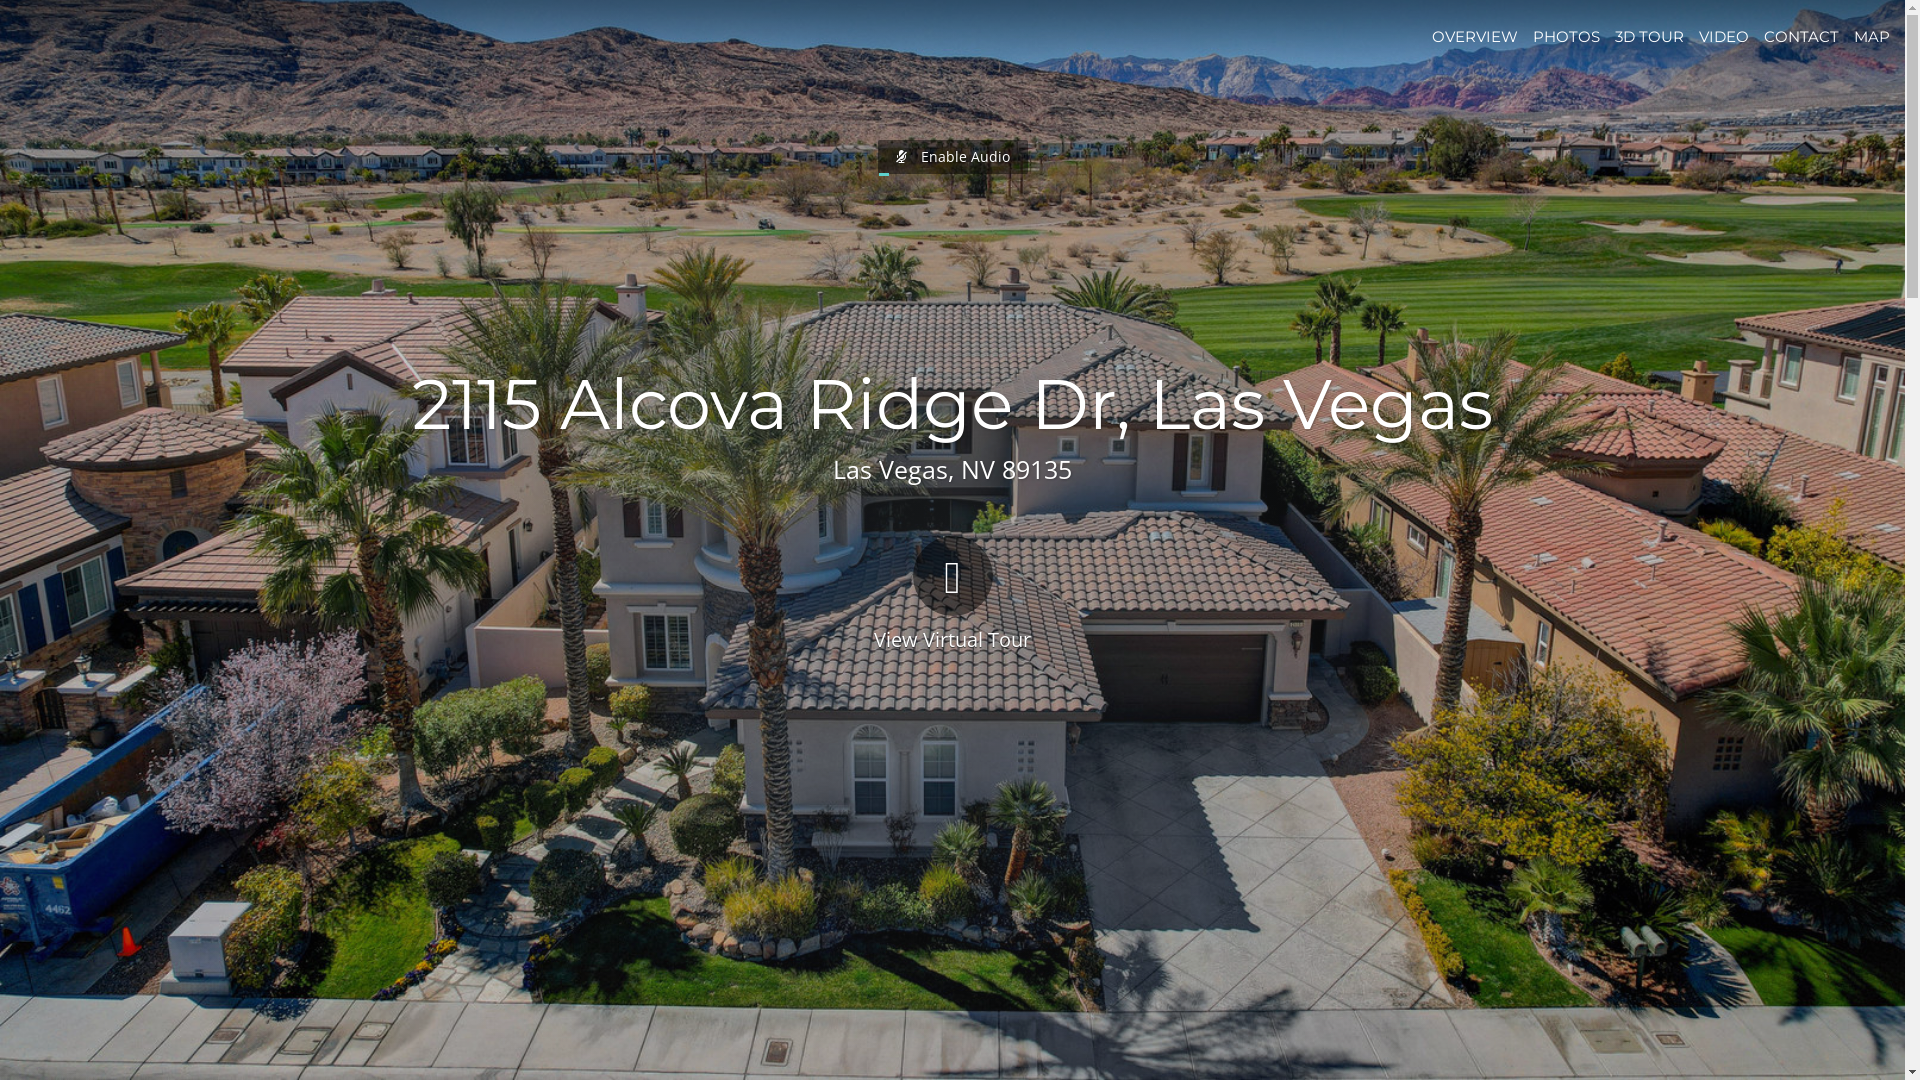 Image resolution: width=1920 pixels, height=1080 pixels. I want to click on 'PHOTOS', so click(1565, 36).